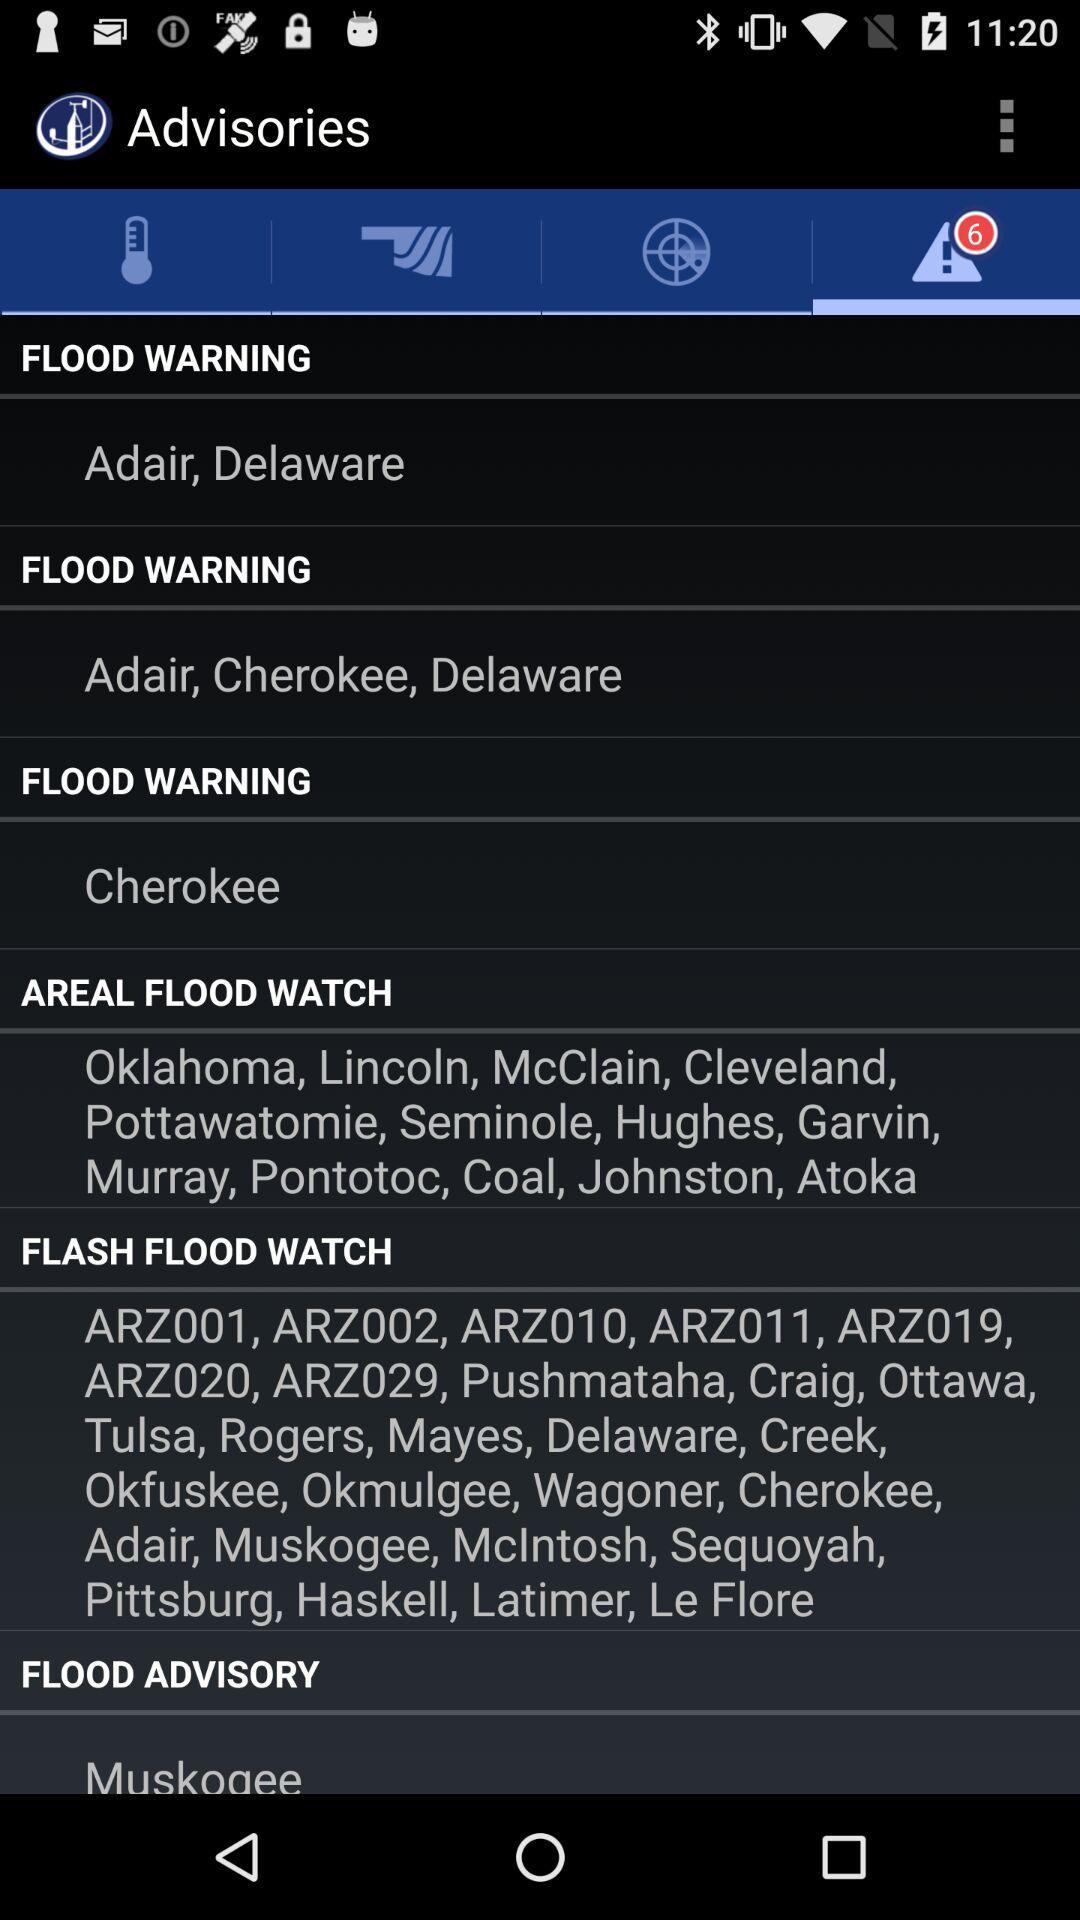  Describe the element at coordinates (540, 991) in the screenshot. I see `areal flood watch item` at that location.